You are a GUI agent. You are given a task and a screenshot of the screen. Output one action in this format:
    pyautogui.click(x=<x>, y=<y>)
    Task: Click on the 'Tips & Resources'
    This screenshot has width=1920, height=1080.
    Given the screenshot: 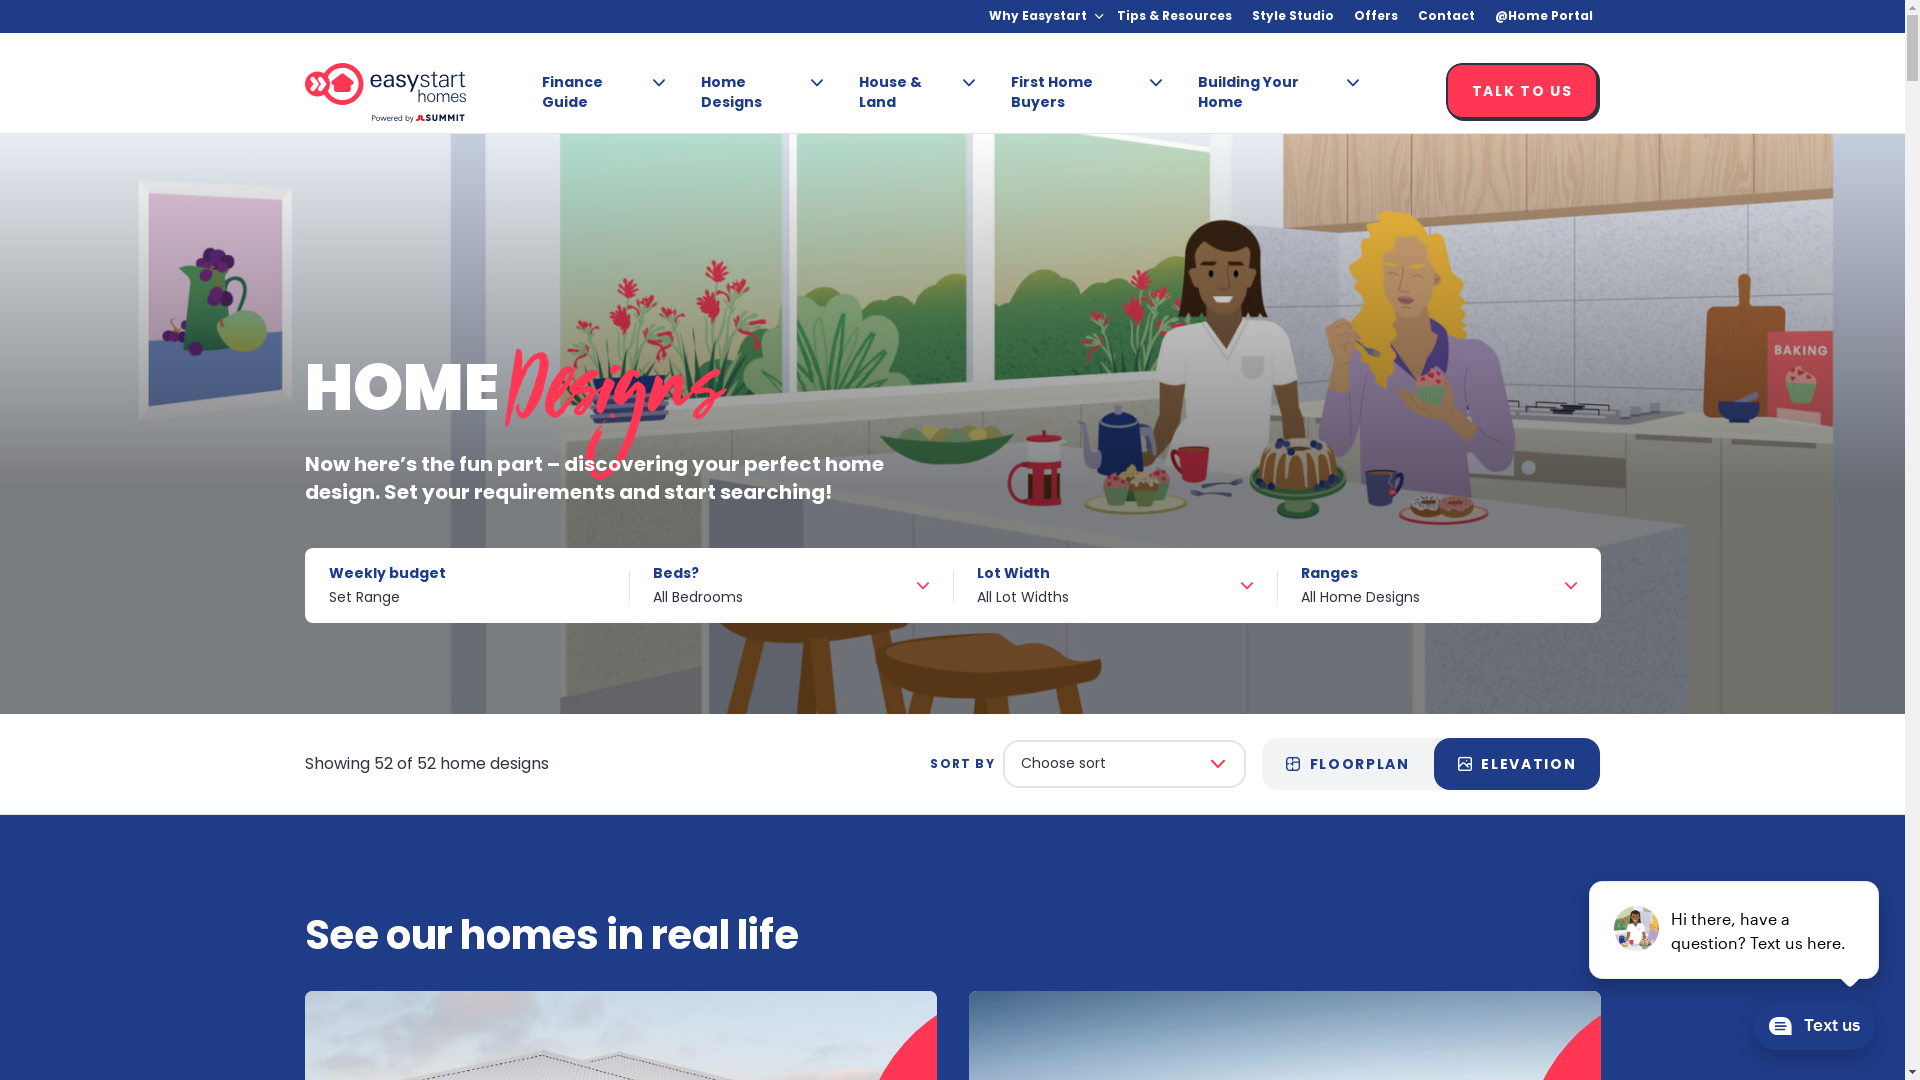 What is the action you would take?
    pyautogui.click(x=1173, y=16)
    